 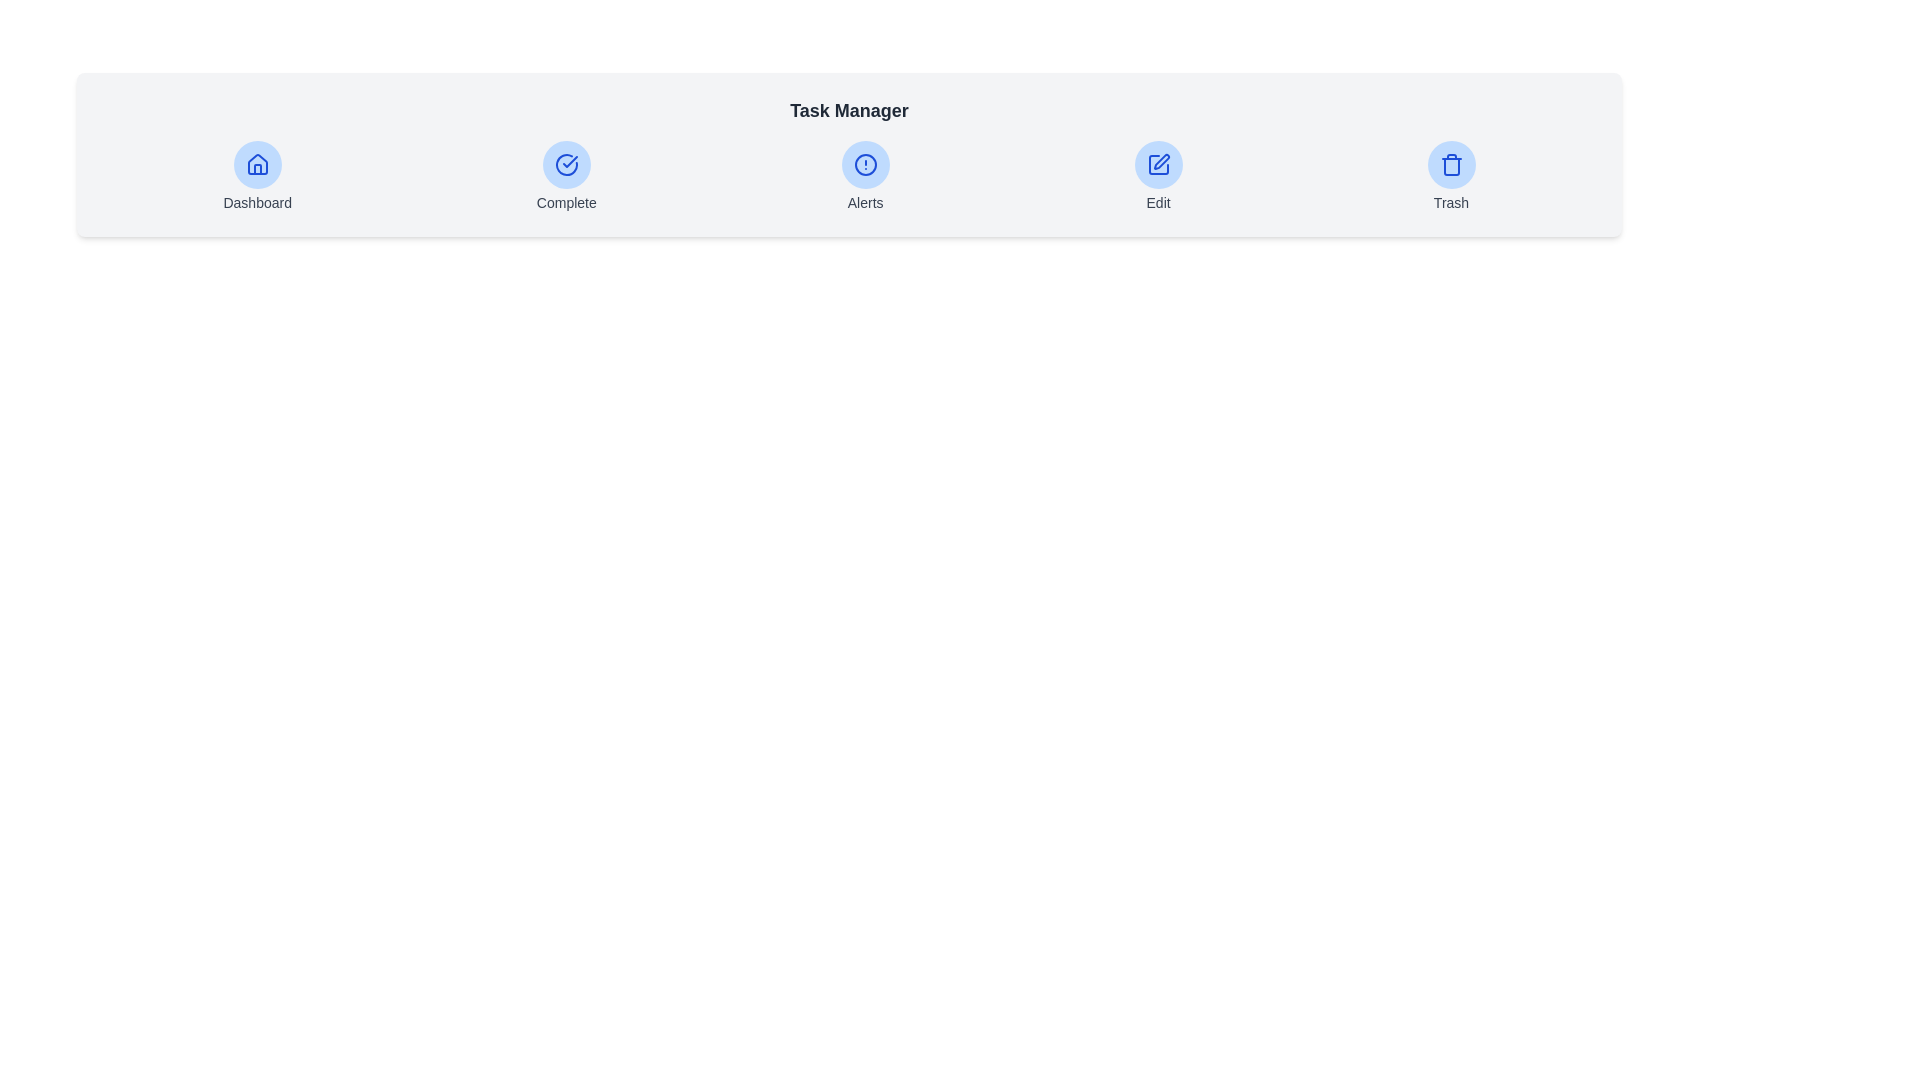 What do you see at coordinates (1451, 164) in the screenshot?
I see `the delete icon located in the top-right corner of the interface, specifically within the 'Trash' button` at bounding box center [1451, 164].